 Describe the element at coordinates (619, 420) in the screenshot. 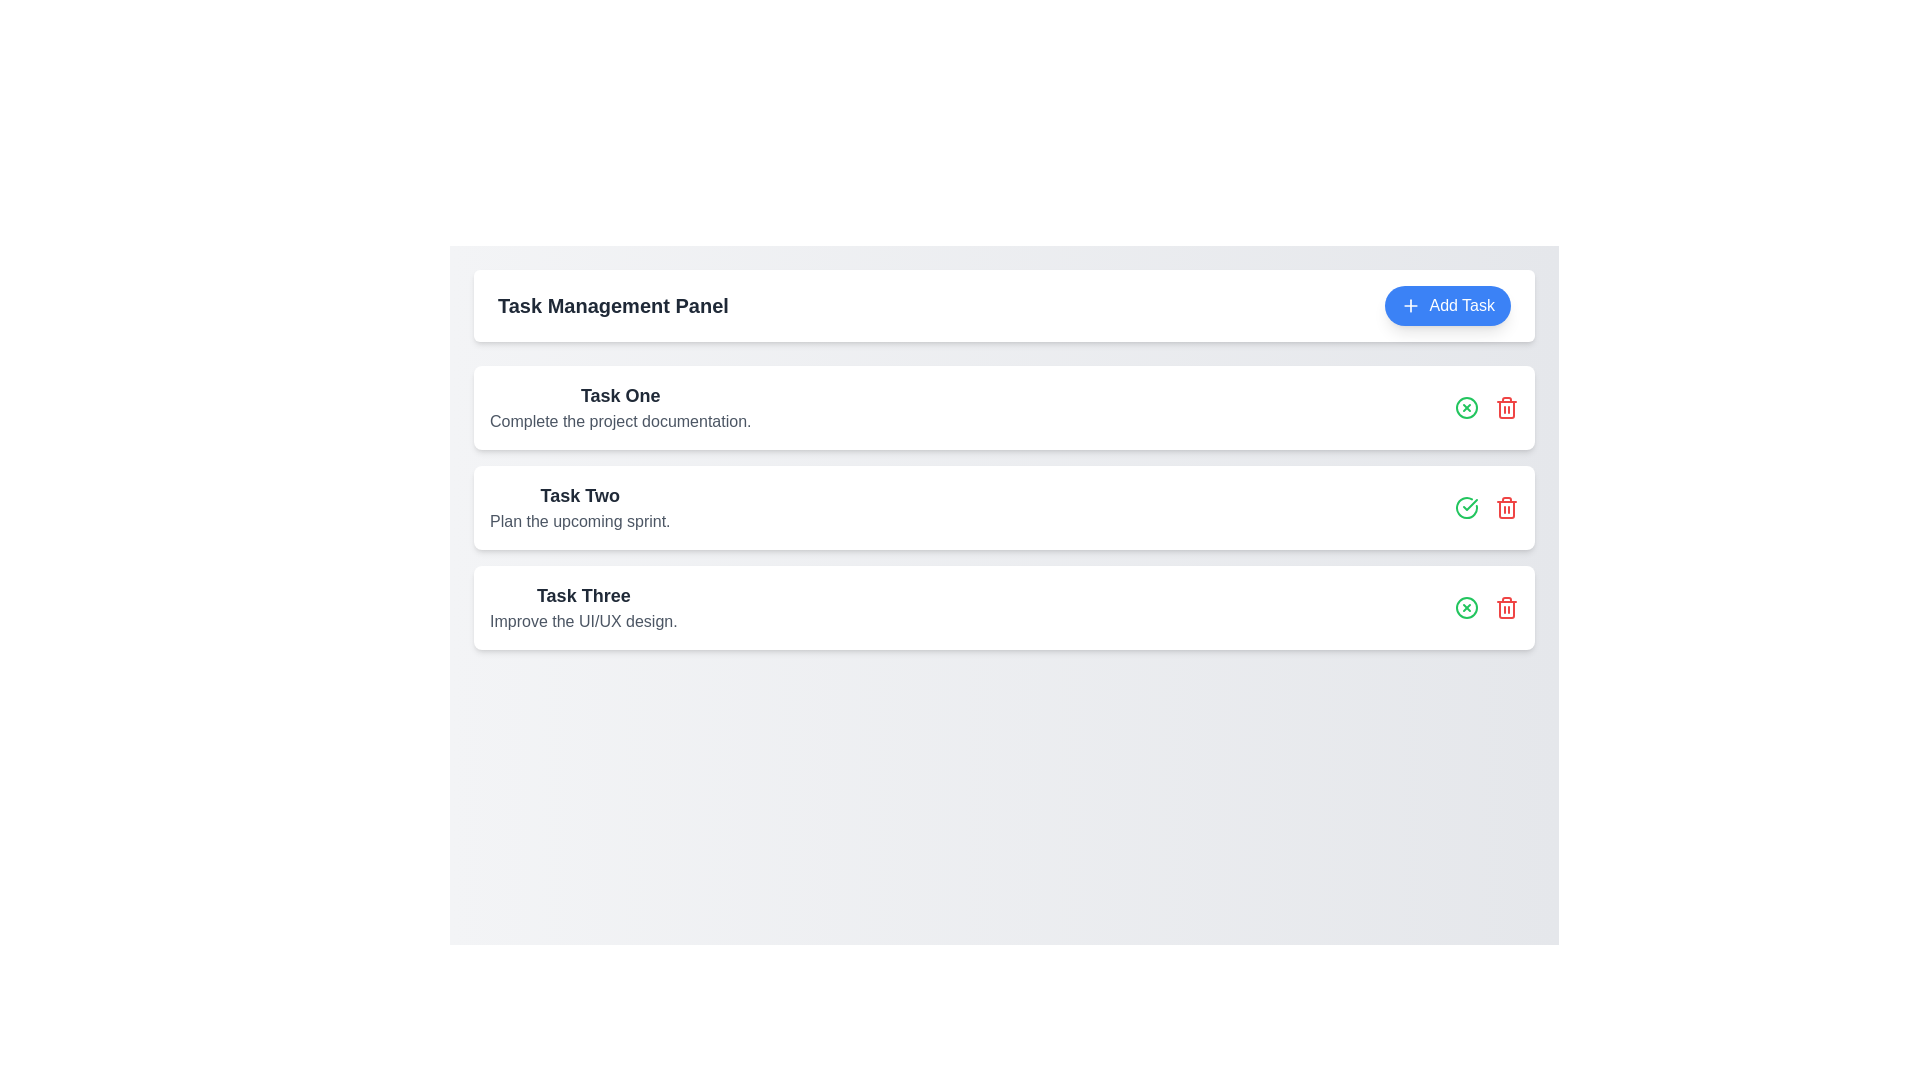

I see `the text label displaying 'Complete the project documentation.' which is styled in gray font and located below the header 'Task One.'` at that location.